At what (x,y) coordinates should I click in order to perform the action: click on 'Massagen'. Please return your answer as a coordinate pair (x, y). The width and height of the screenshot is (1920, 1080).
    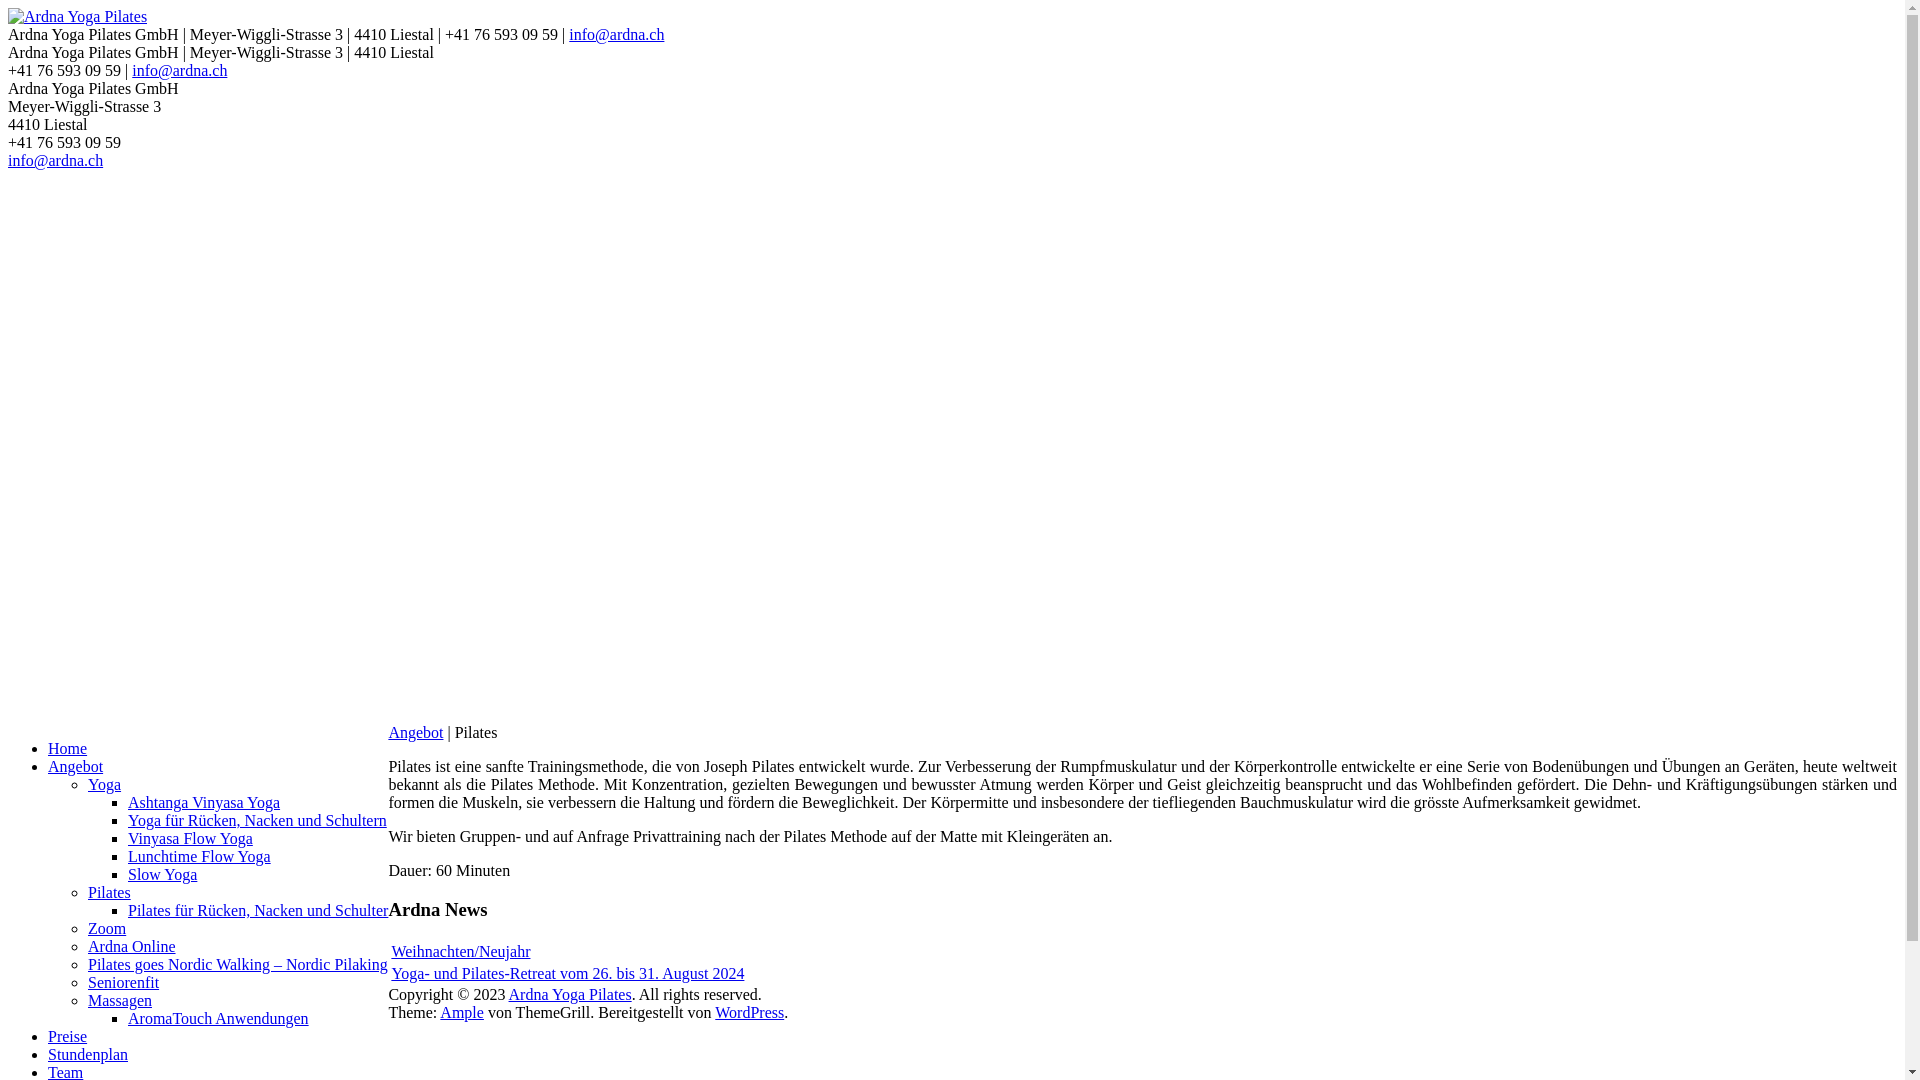
    Looking at the image, I should click on (119, 1000).